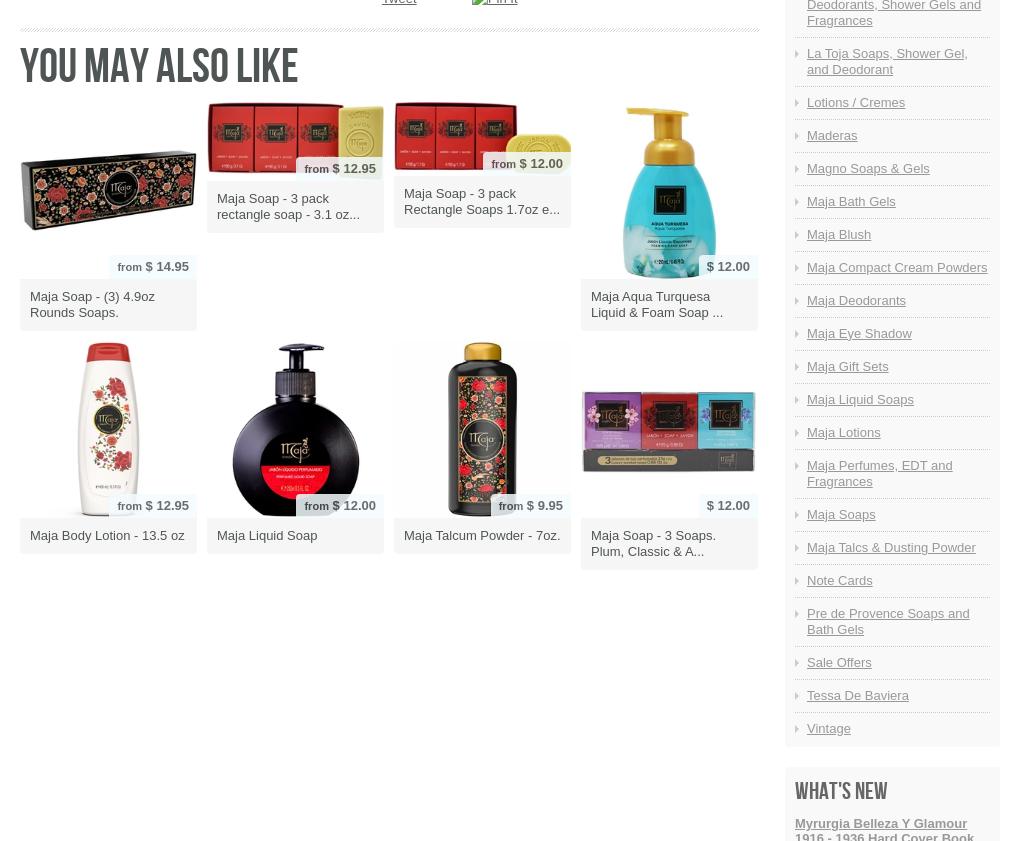 The height and width of the screenshot is (841, 1020). What do you see at coordinates (542, 505) in the screenshot?
I see `'$ 9.95'` at bounding box center [542, 505].